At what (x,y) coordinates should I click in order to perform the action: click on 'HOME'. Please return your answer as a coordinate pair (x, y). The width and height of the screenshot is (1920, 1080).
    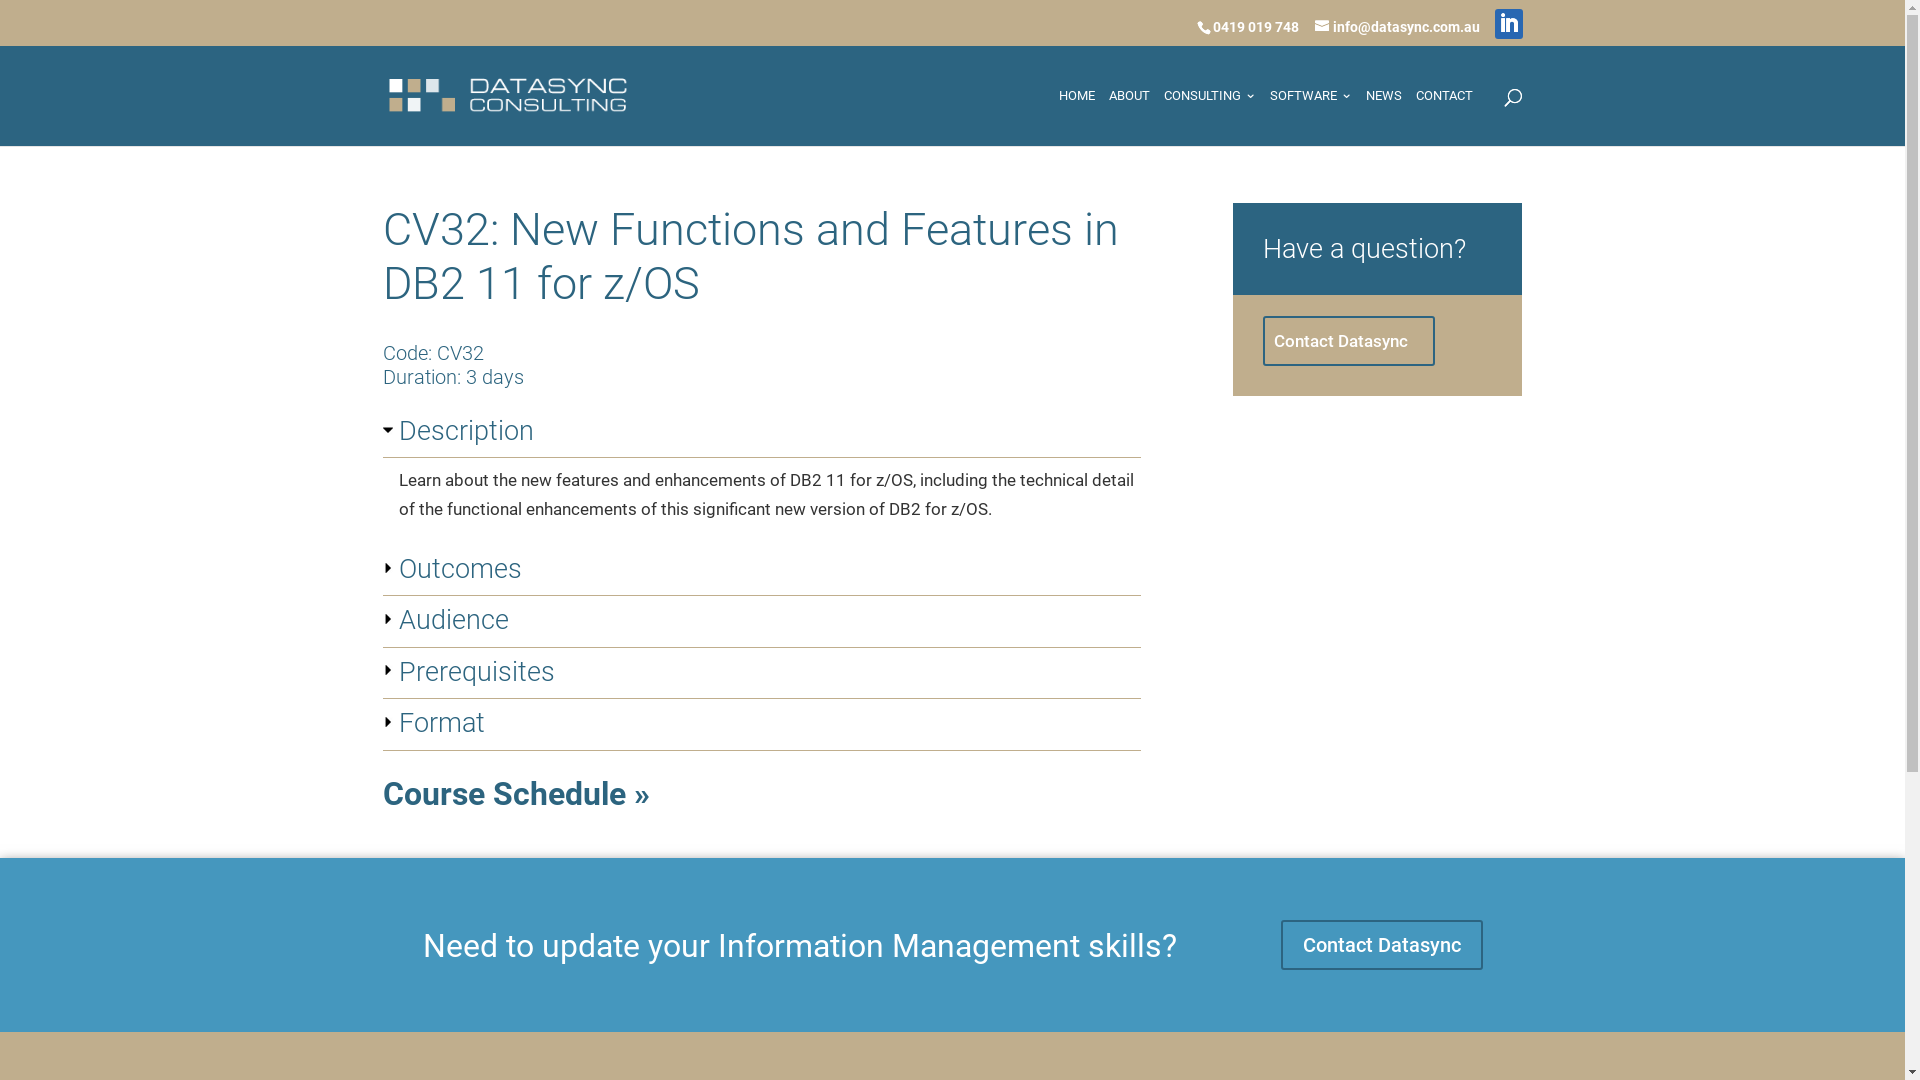
    Looking at the image, I should click on (1056, 116).